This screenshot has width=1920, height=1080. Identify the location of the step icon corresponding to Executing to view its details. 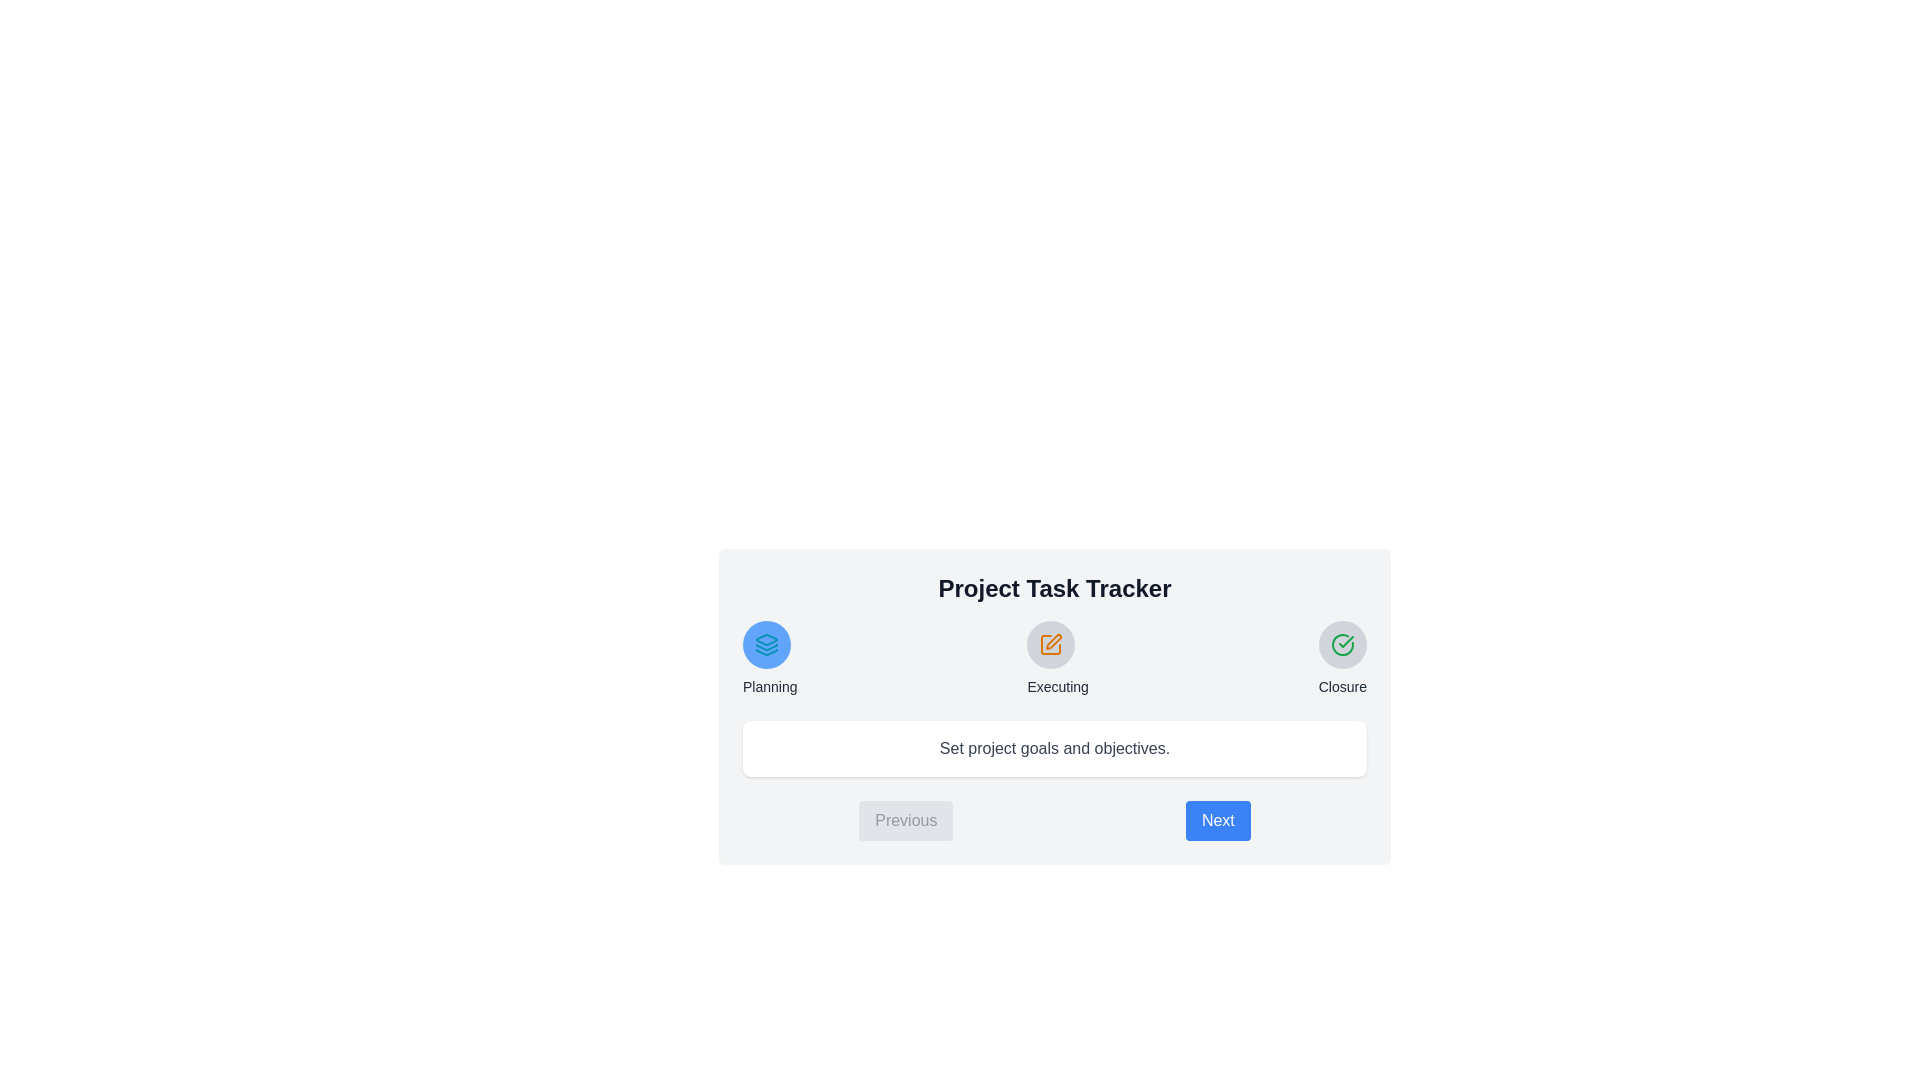
(1050, 644).